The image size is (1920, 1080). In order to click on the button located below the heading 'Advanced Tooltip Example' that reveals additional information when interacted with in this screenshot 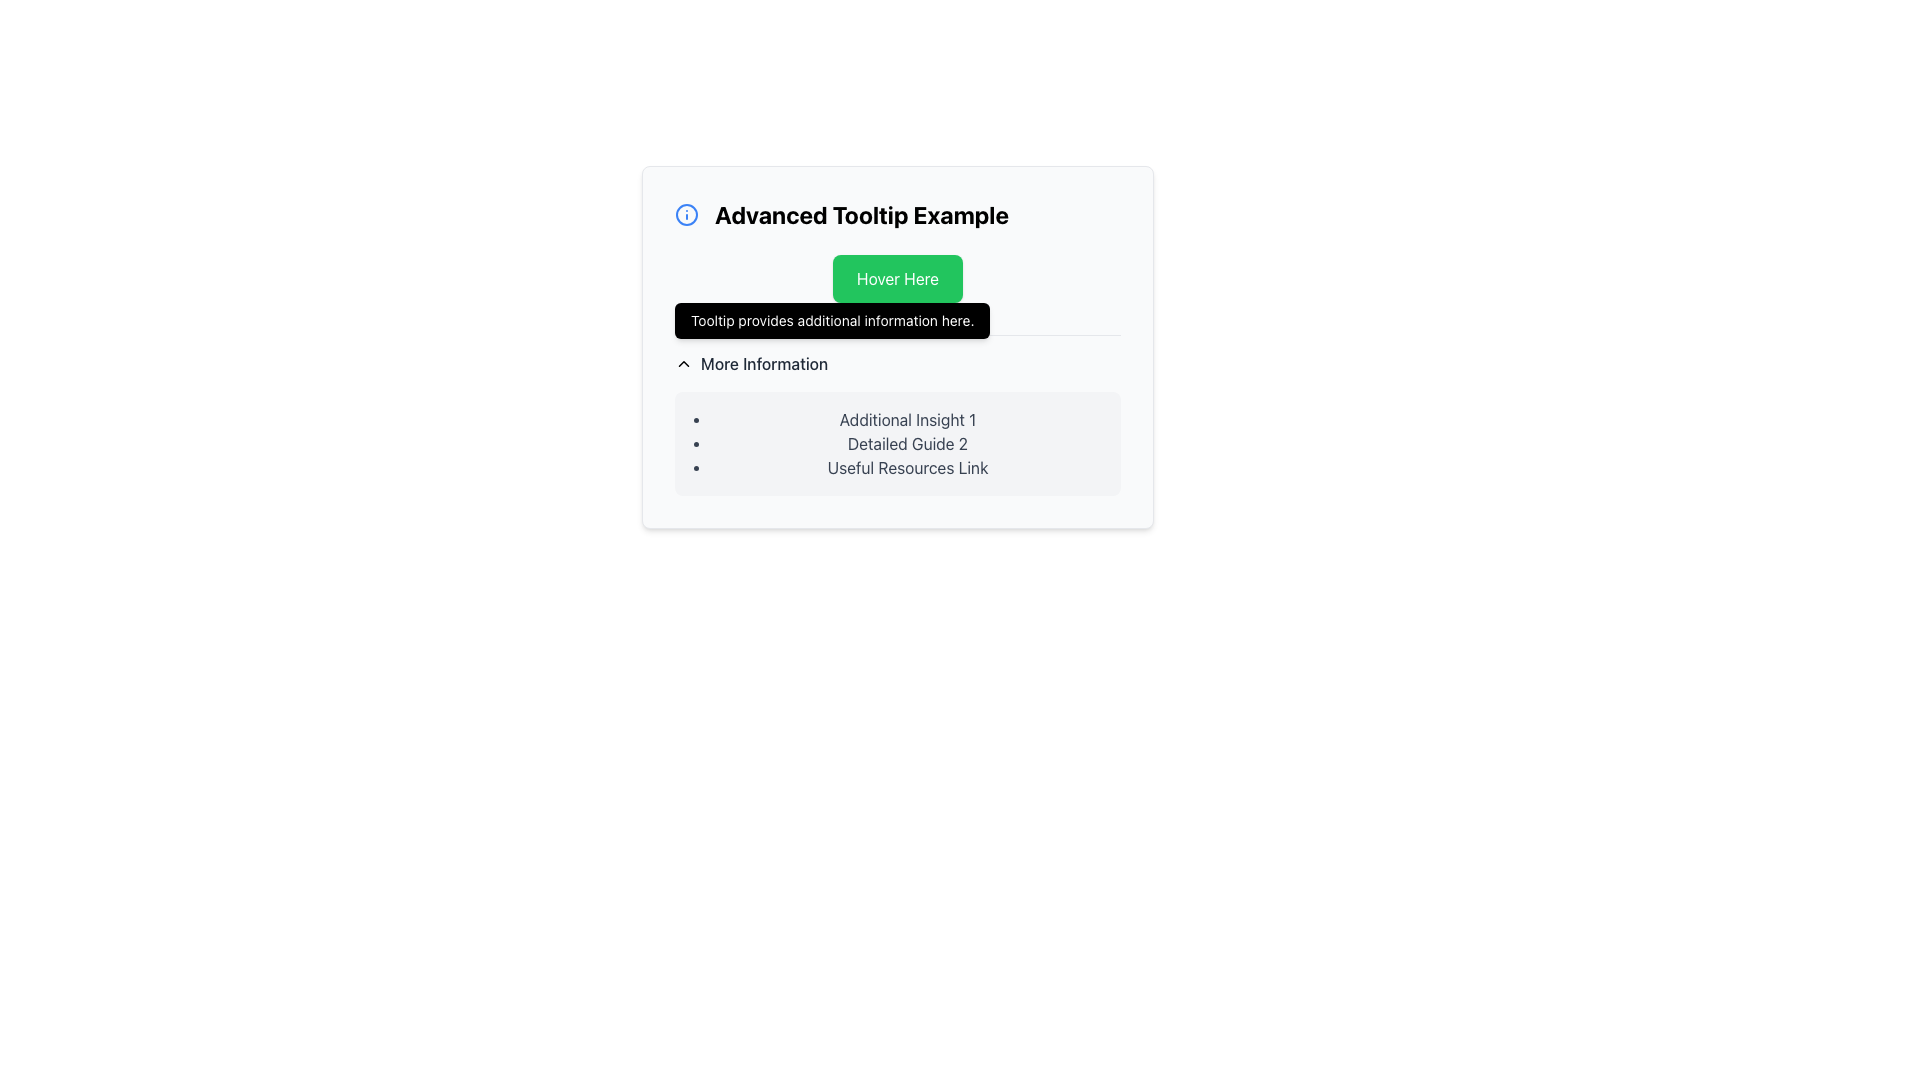, I will do `click(896, 278)`.